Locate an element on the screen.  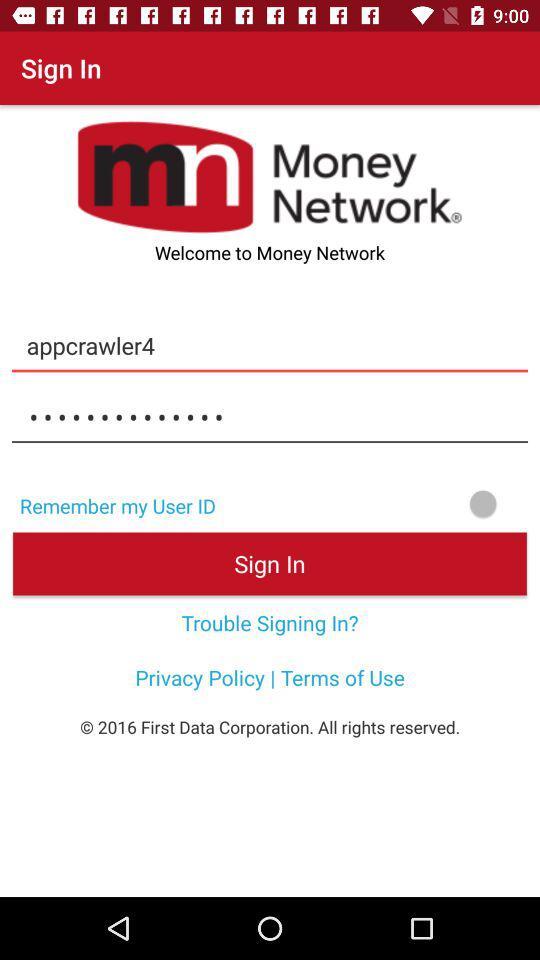
the privacy policy terms is located at coordinates (270, 677).